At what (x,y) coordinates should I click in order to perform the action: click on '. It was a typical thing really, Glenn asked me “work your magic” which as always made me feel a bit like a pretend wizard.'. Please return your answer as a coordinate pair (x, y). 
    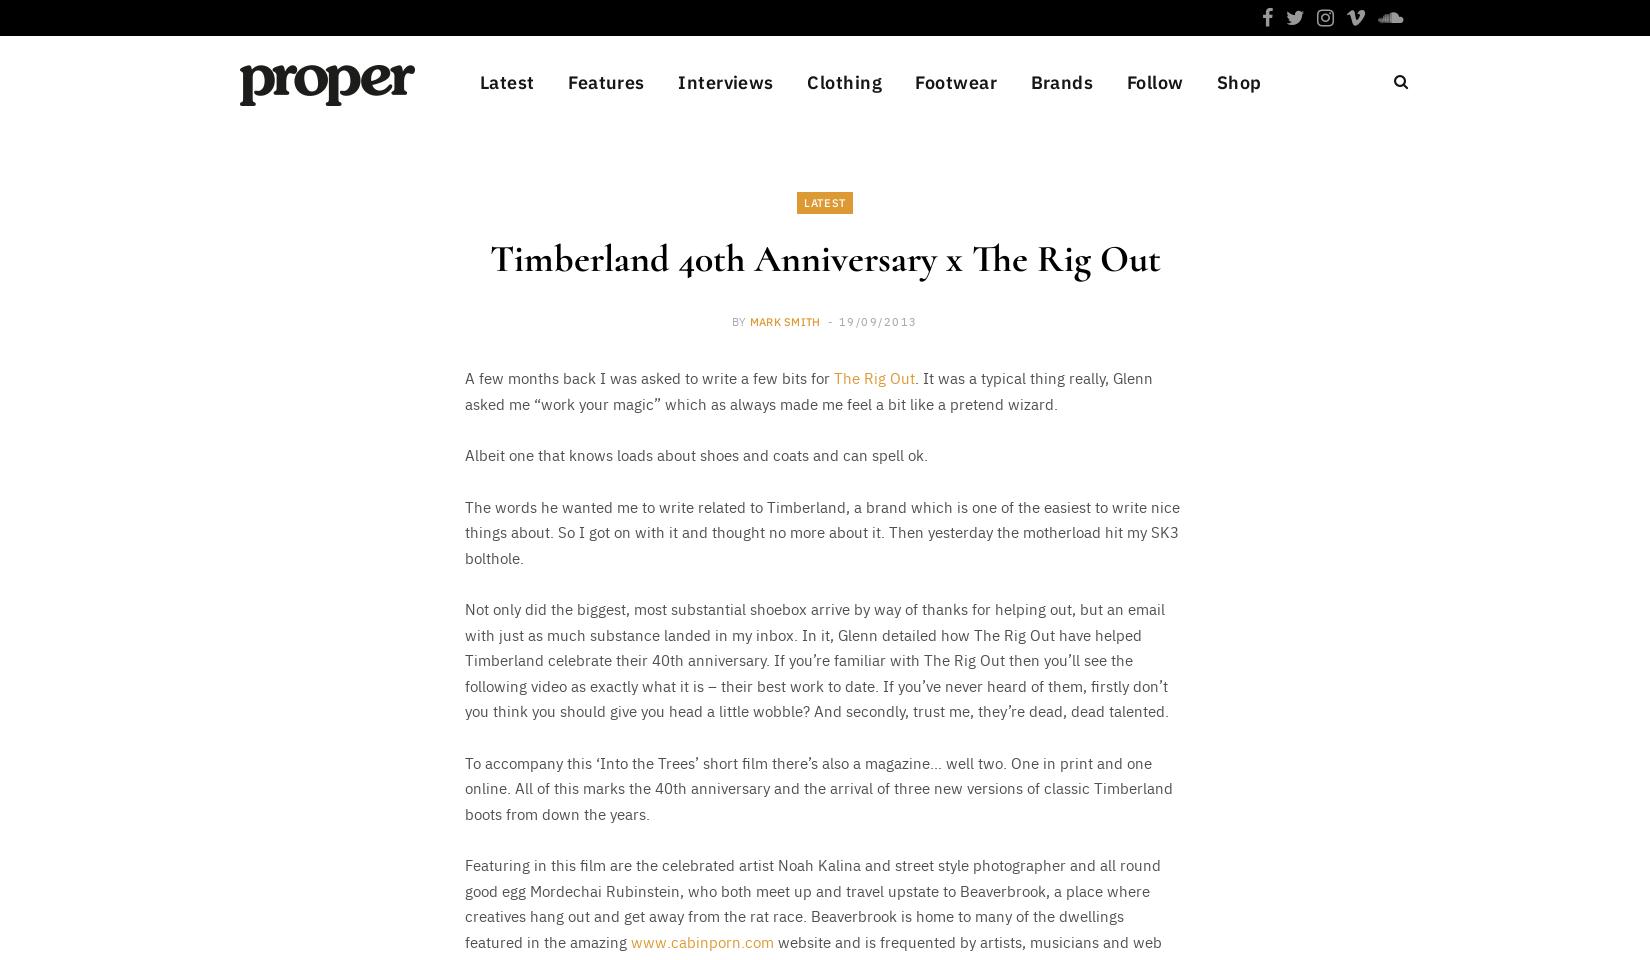
    Looking at the image, I should click on (807, 388).